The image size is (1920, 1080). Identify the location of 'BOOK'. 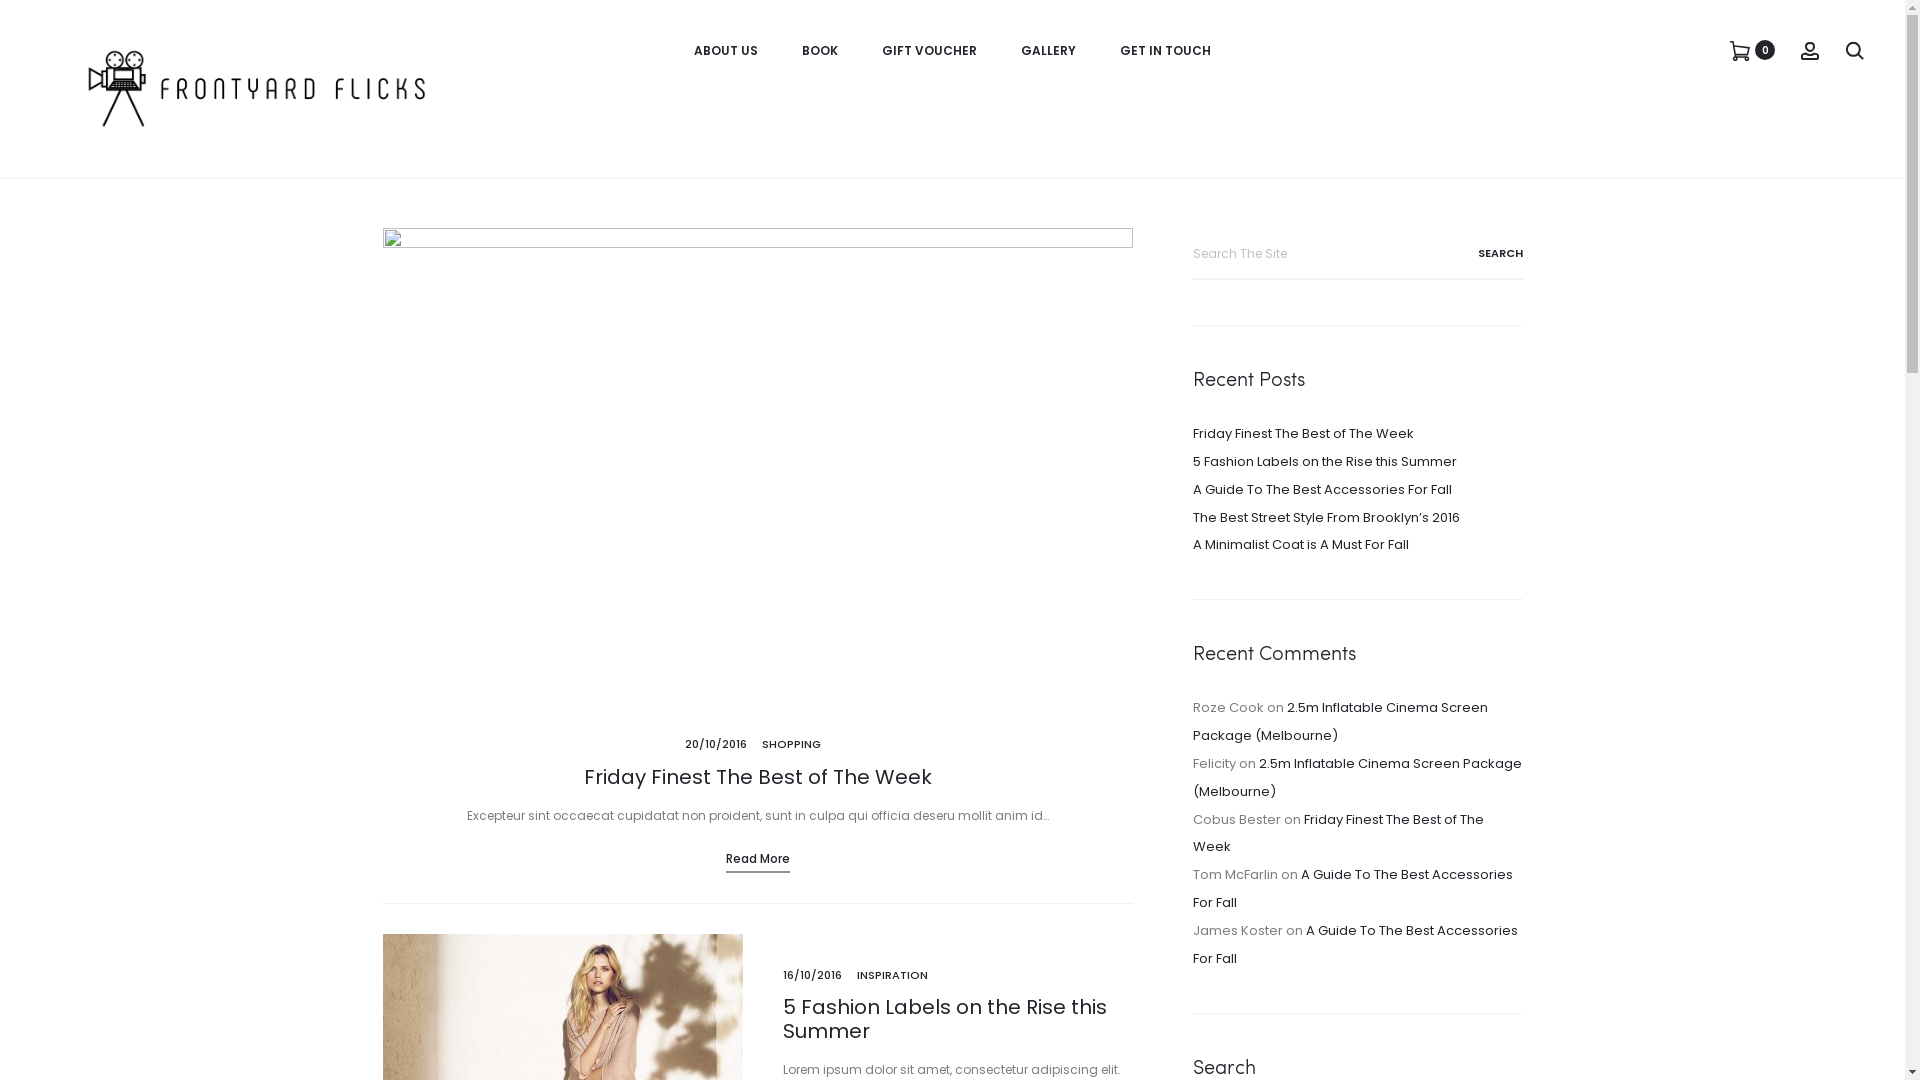
(801, 49).